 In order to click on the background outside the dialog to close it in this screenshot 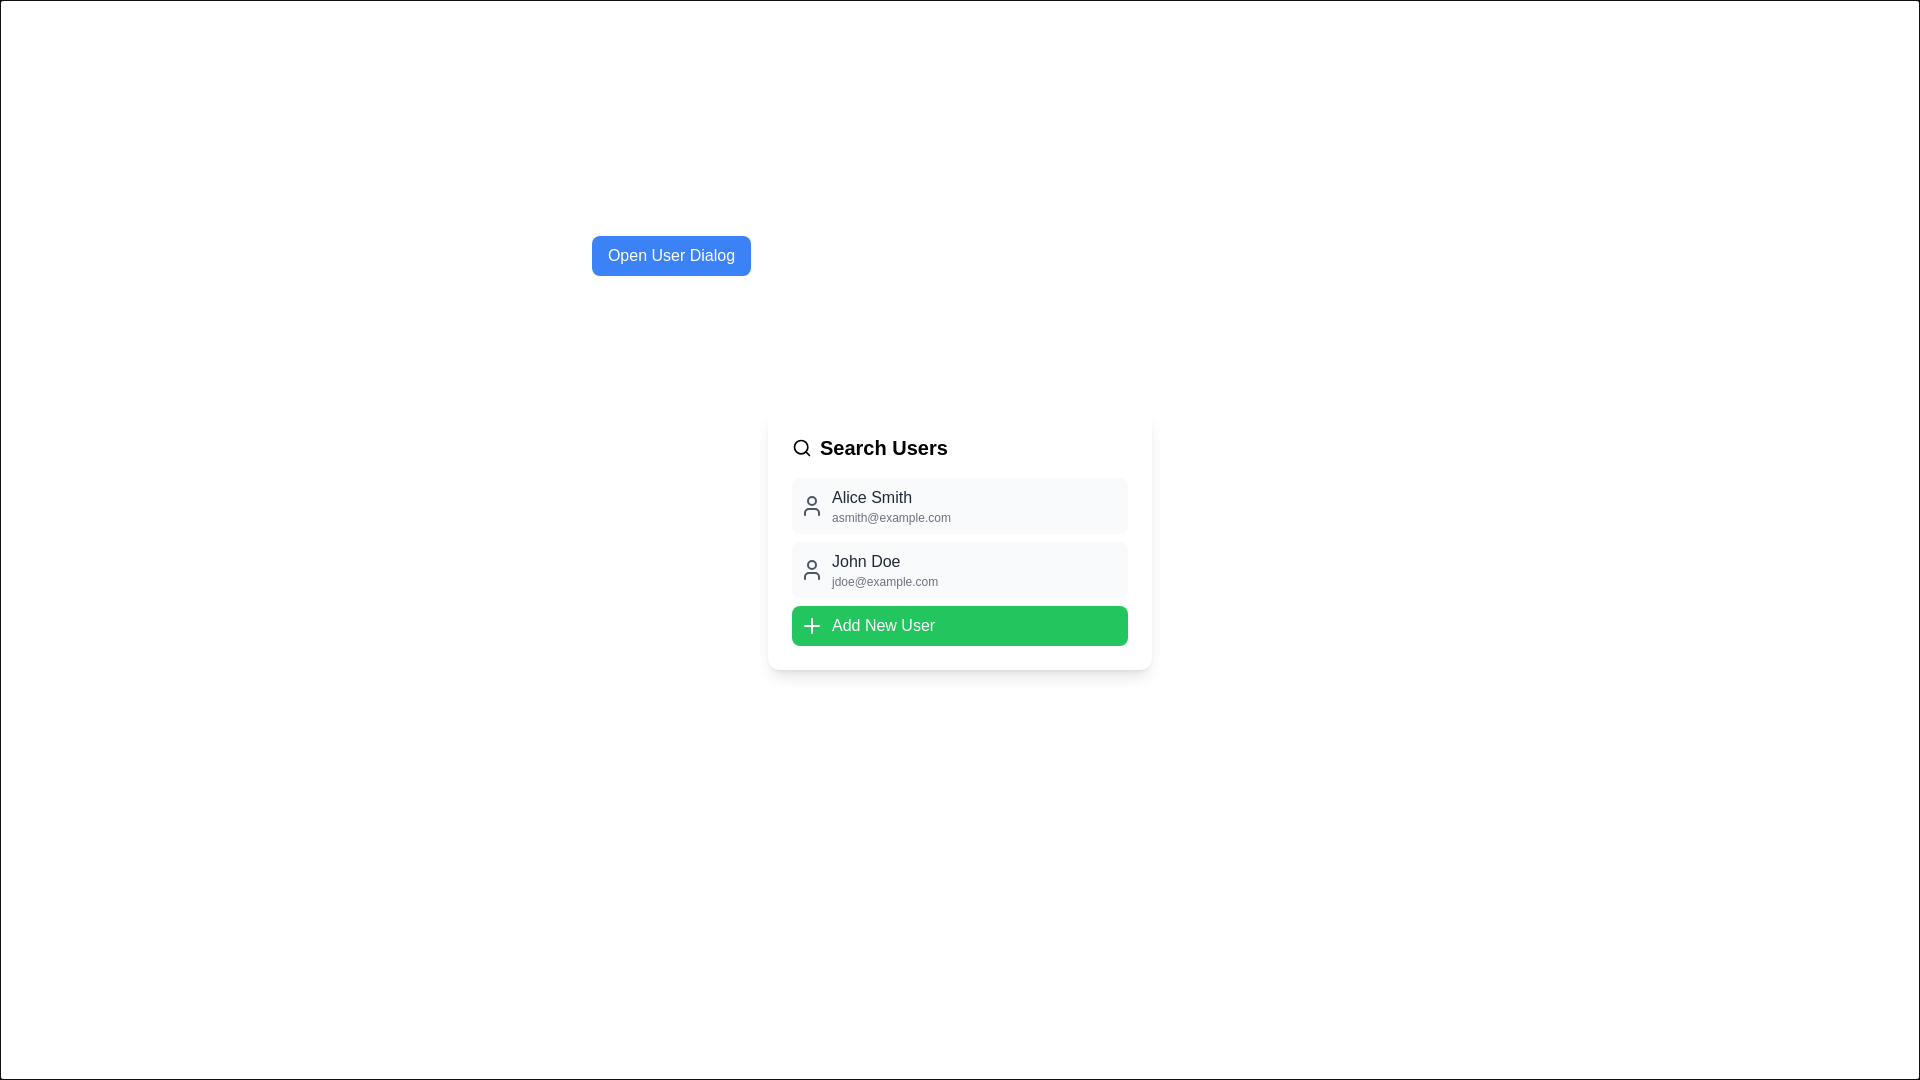, I will do `click(49, 49)`.